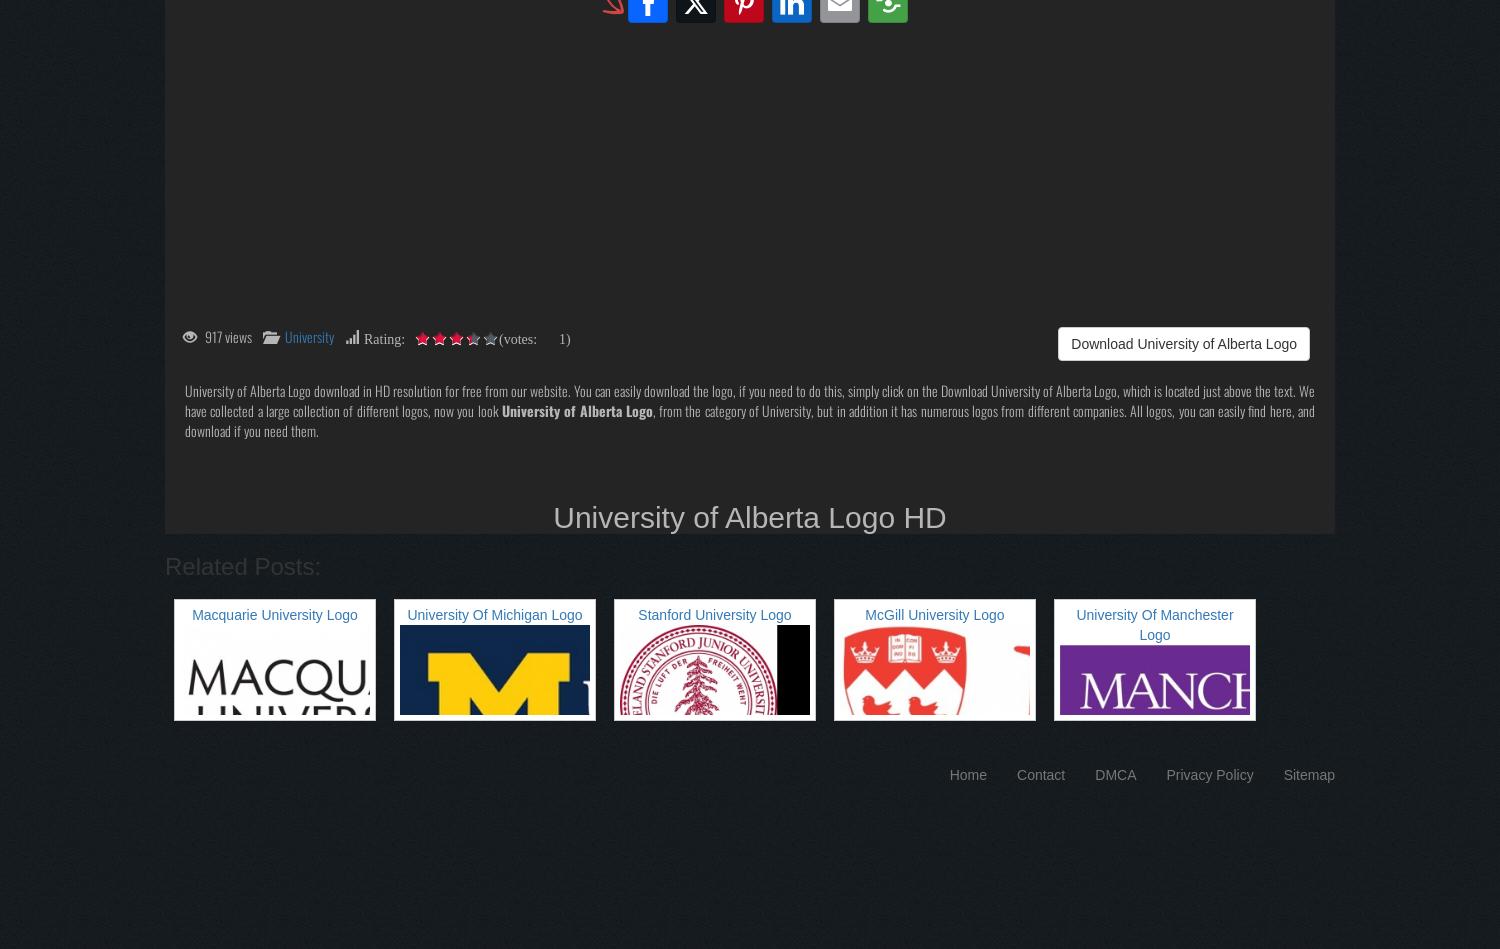  What do you see at coordinates (227, 335) in the screenshot?
I see `'917 views'` at bounding box center [227, 335].